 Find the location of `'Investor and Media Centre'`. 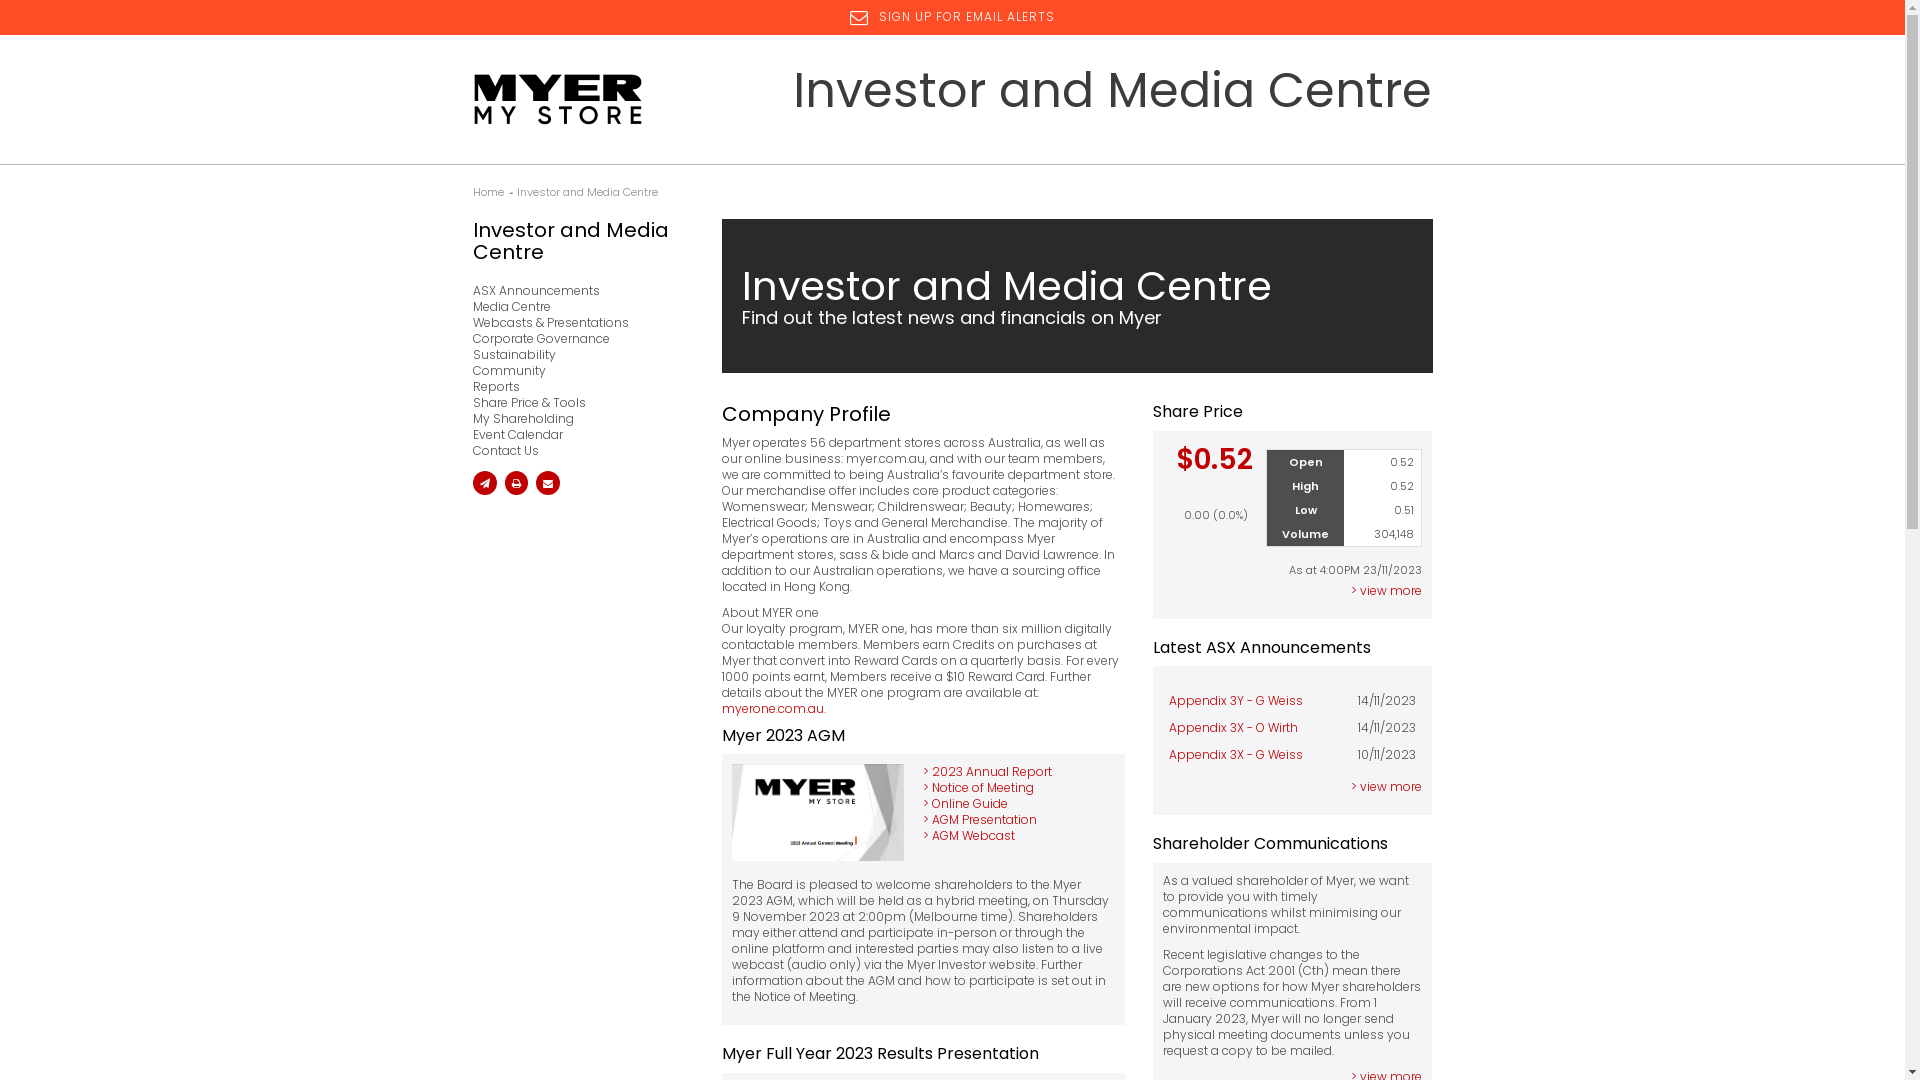

'Investor and Media Centre' is located at coordinates (576, 239).